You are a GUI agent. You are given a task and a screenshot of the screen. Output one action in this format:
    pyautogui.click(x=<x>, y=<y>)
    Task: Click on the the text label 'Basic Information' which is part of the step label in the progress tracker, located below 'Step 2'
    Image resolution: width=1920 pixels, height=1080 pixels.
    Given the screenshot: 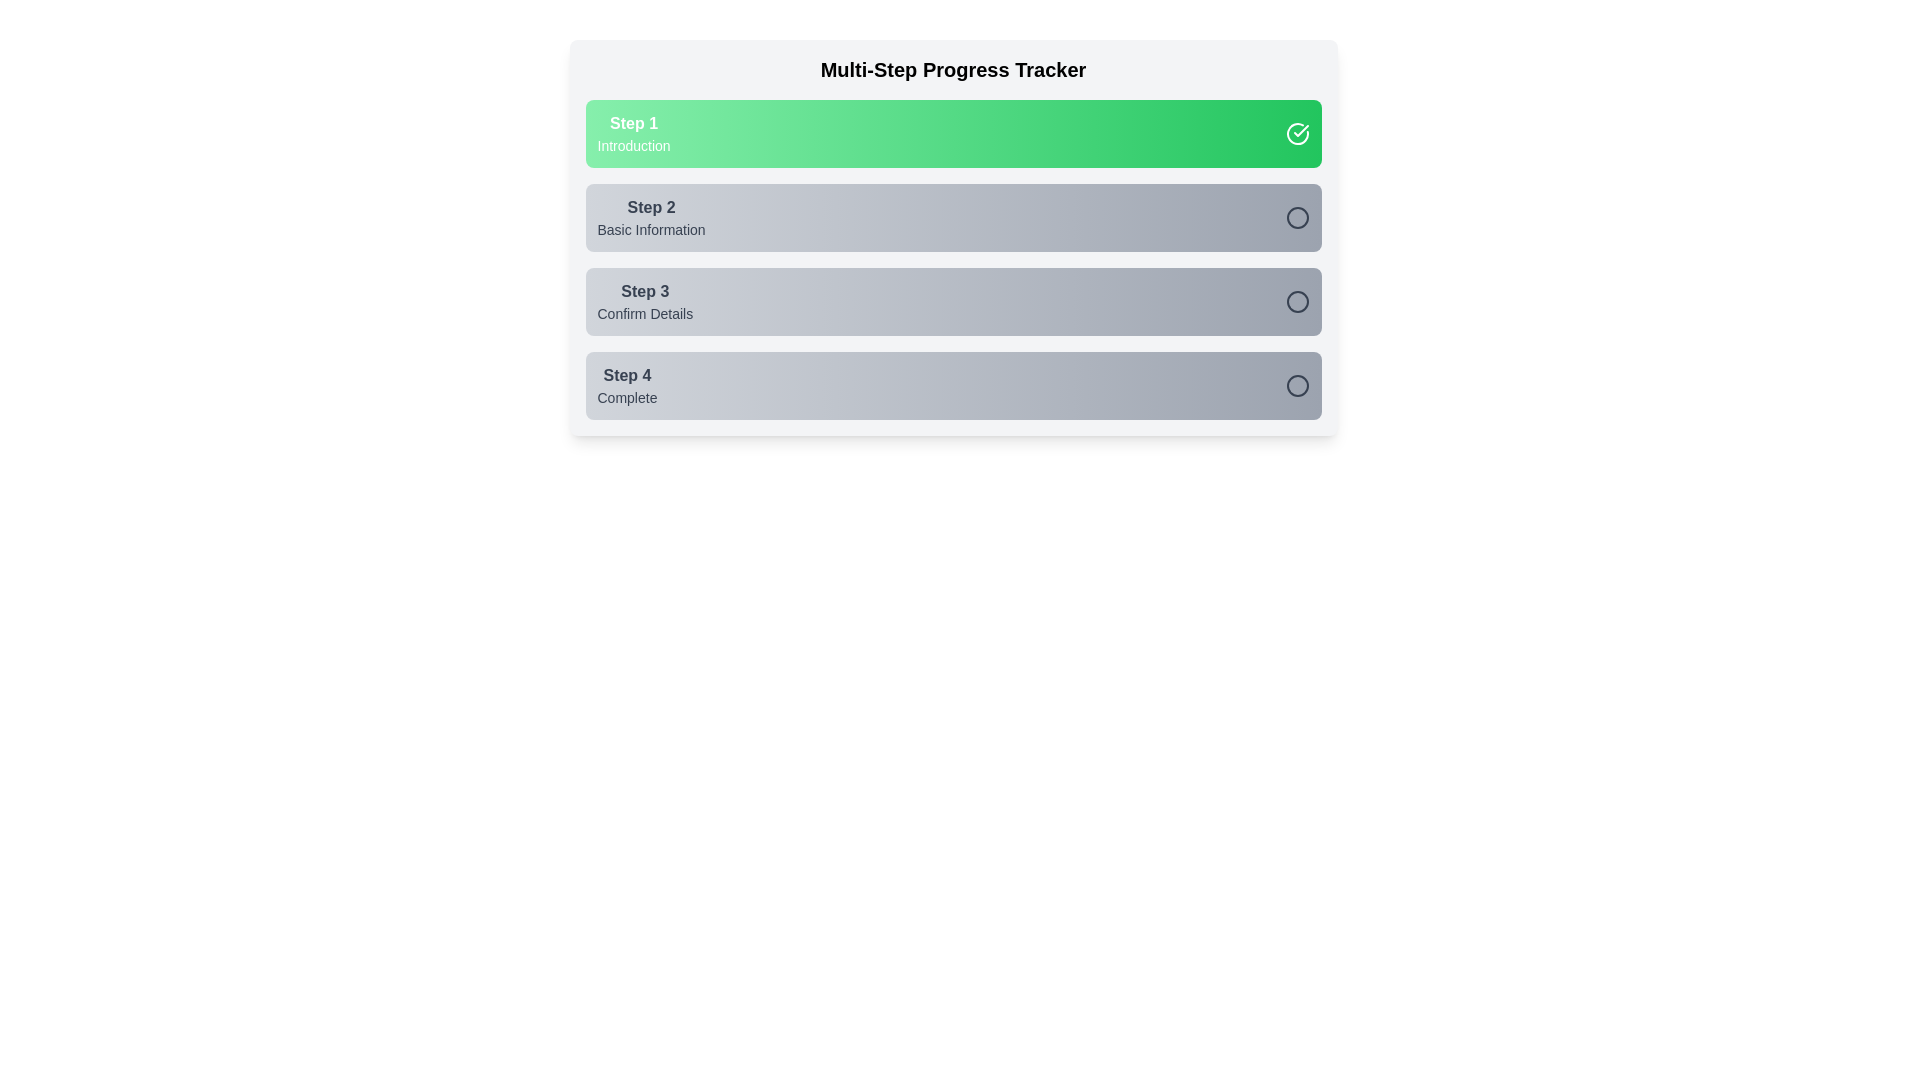 What is the action you would take?
    pyautogui.click(x=651, y=229)
    